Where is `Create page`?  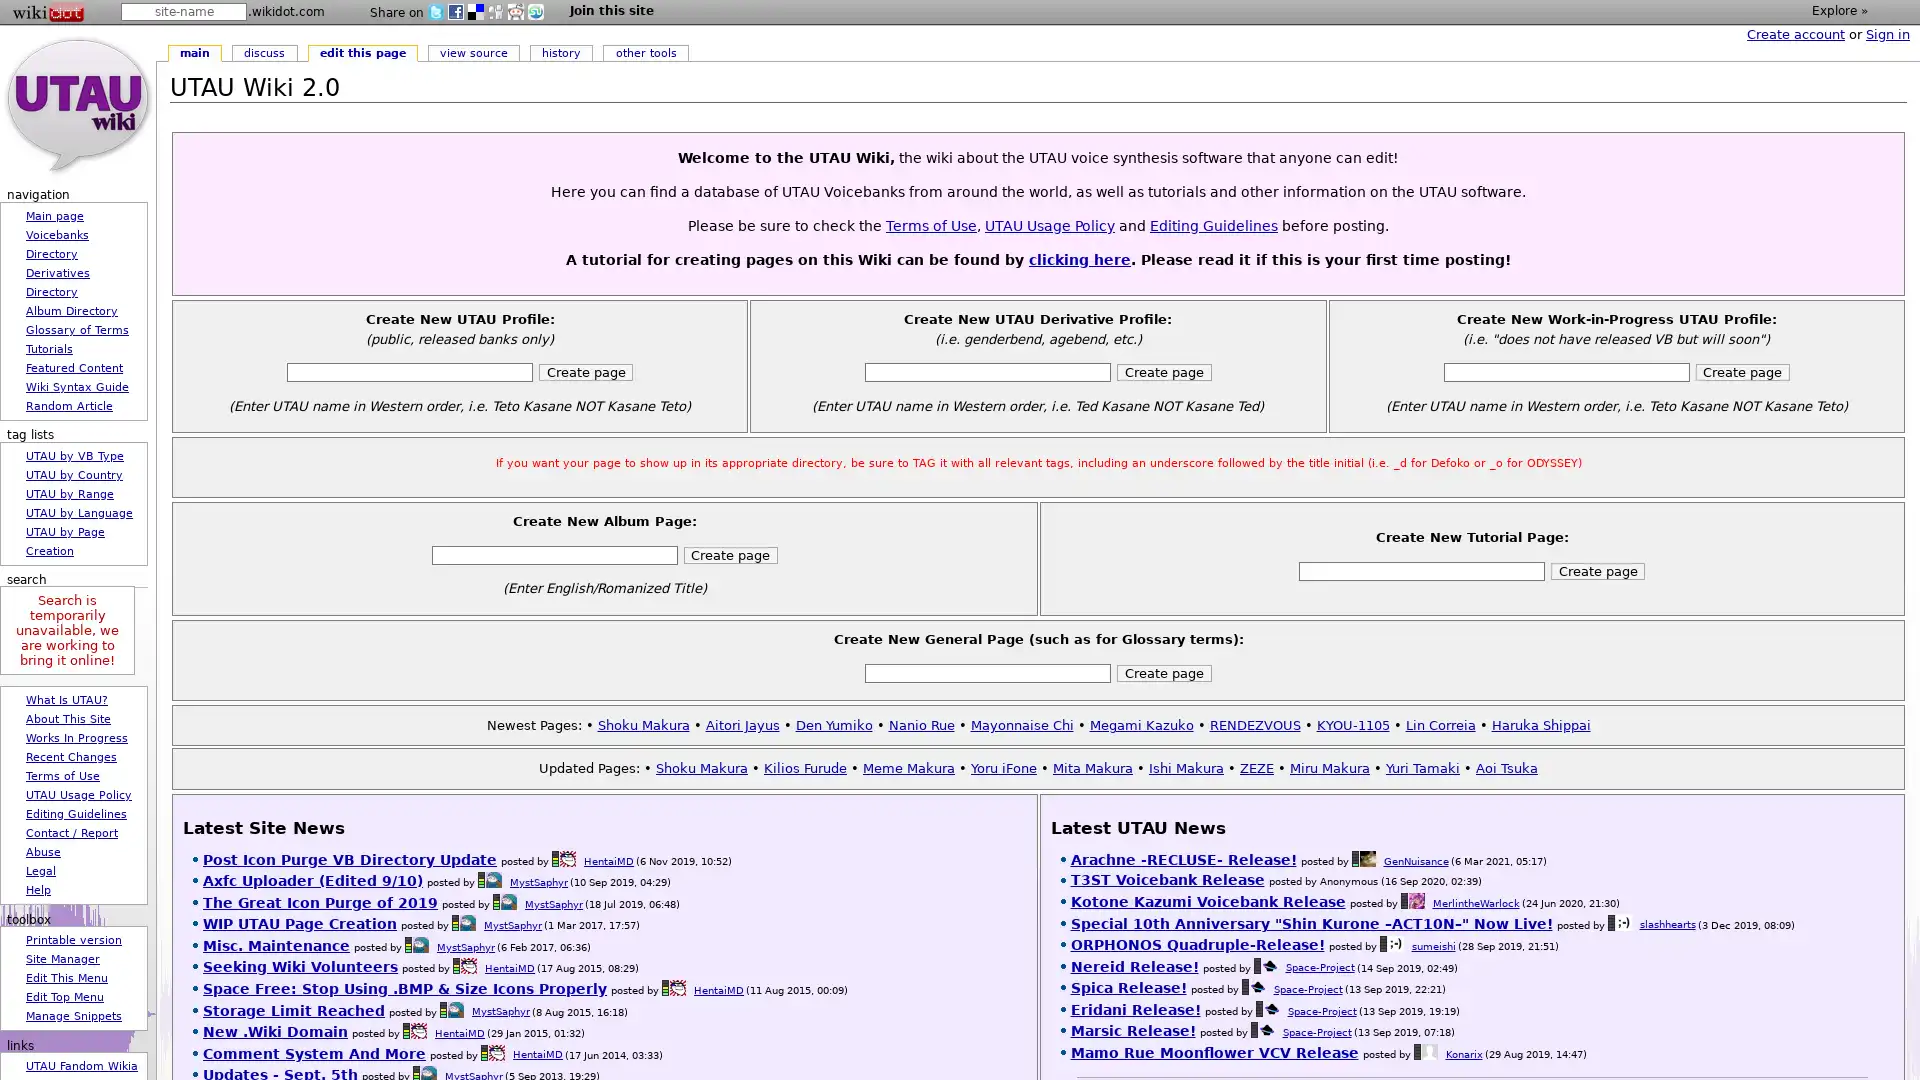 Create page is located at coordinates (1597, 571).